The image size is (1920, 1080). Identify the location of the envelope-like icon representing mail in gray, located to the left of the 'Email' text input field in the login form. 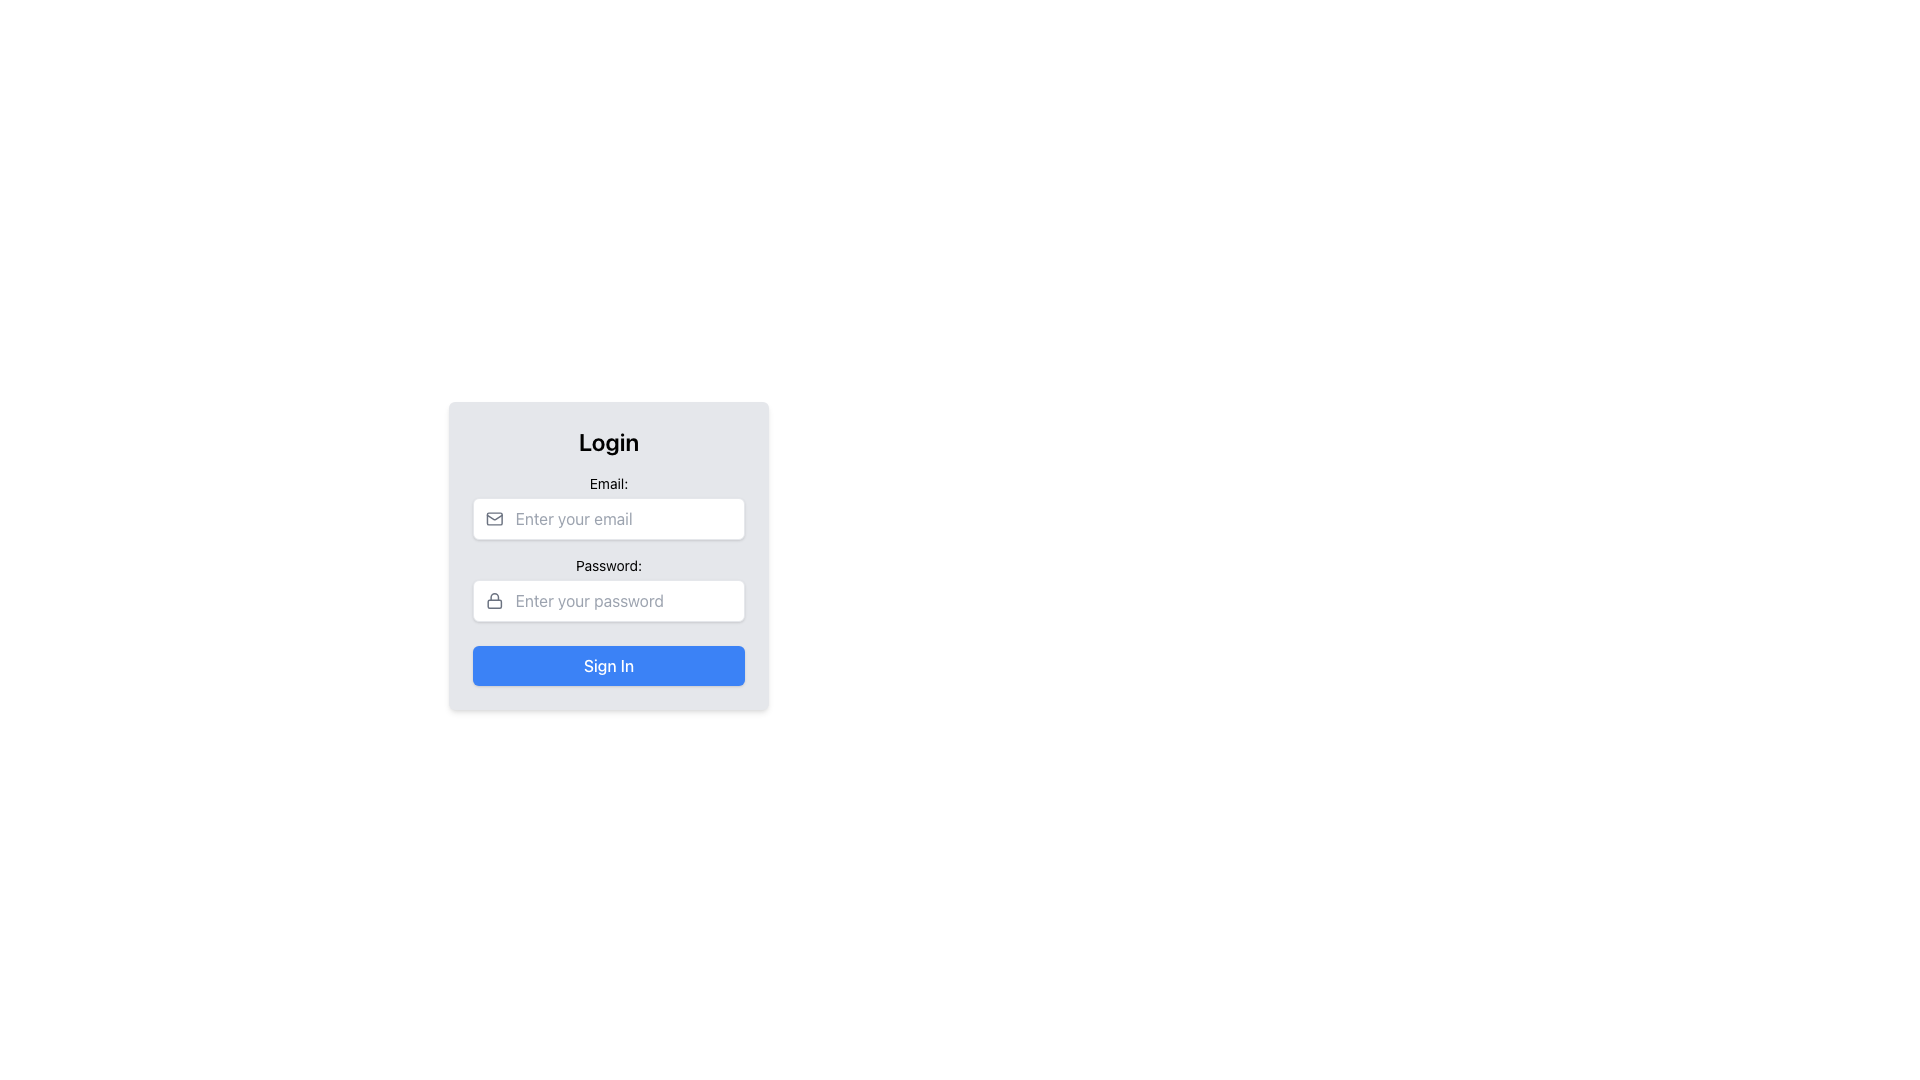
(494, 518).